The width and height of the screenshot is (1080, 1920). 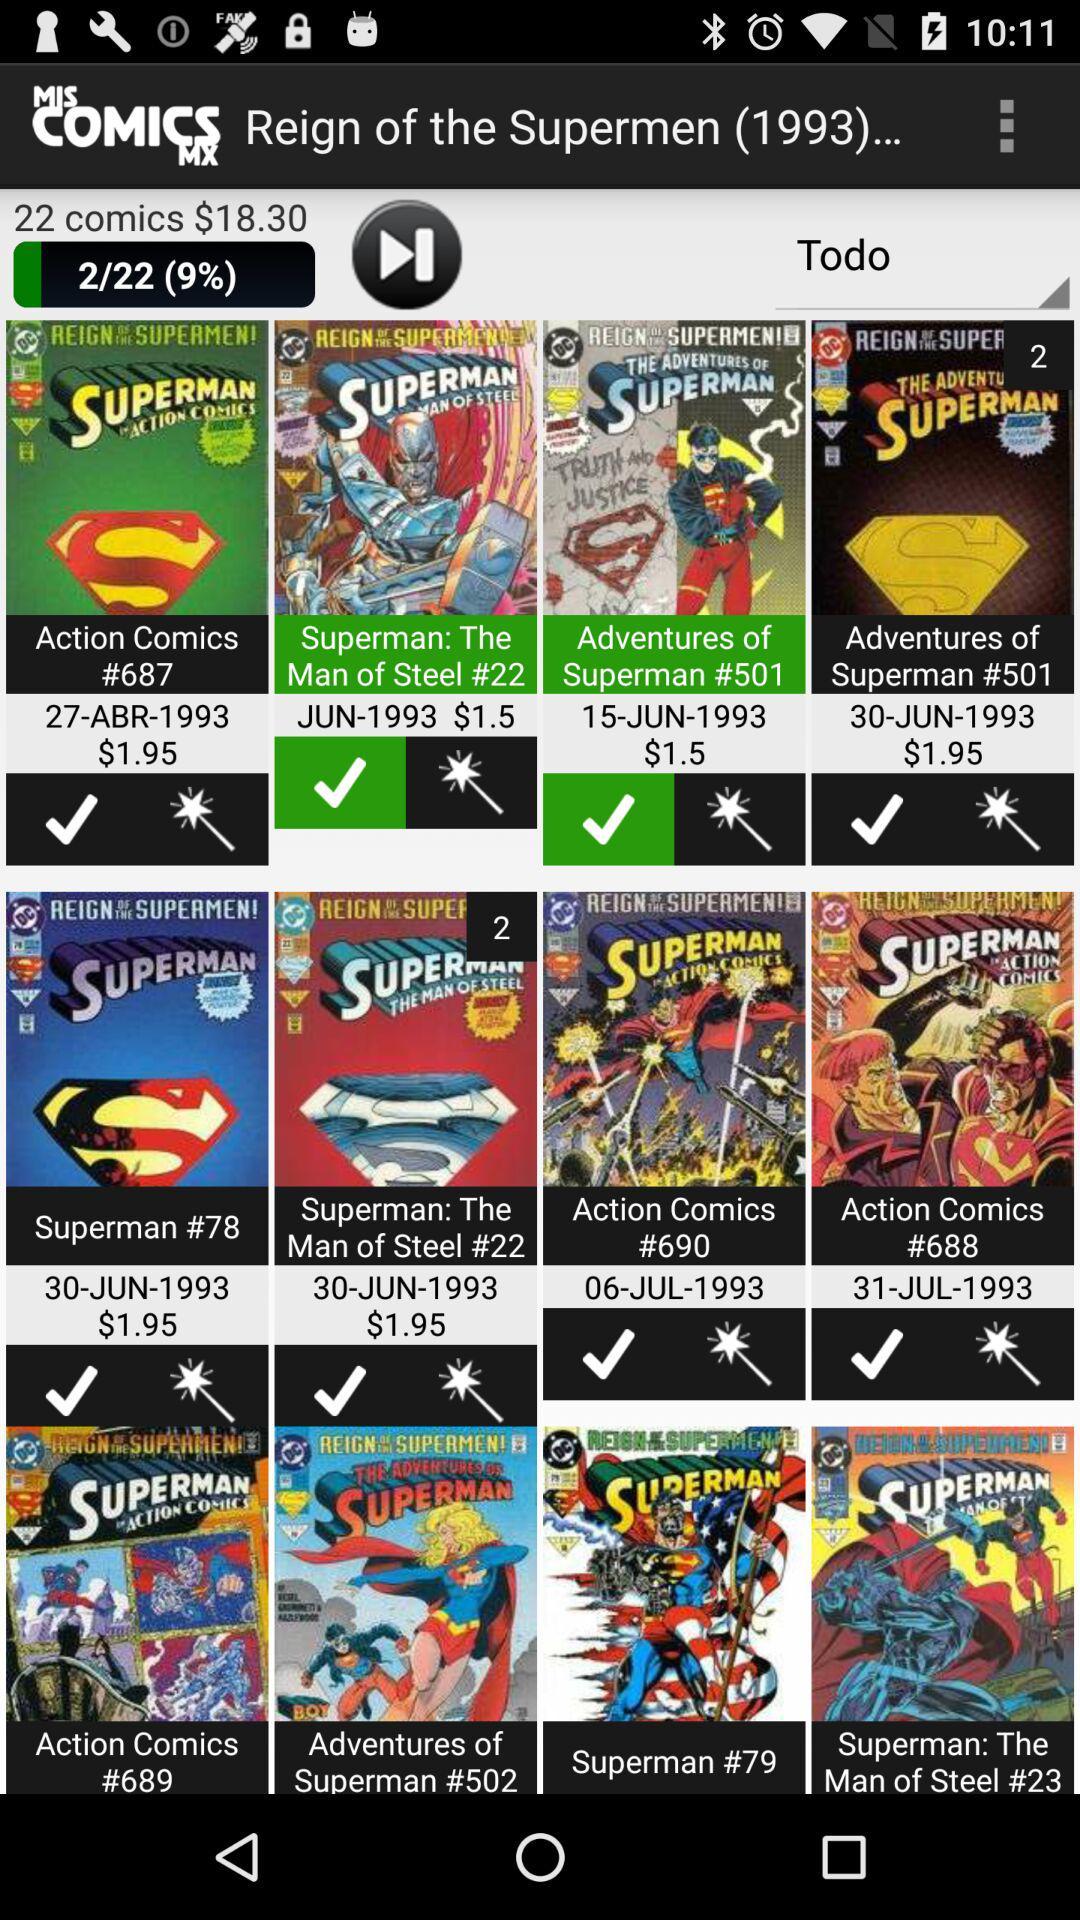 What do you see at coordinates (674, 519) in the screenshot?
I see `option` at bounding box center [674, 519].